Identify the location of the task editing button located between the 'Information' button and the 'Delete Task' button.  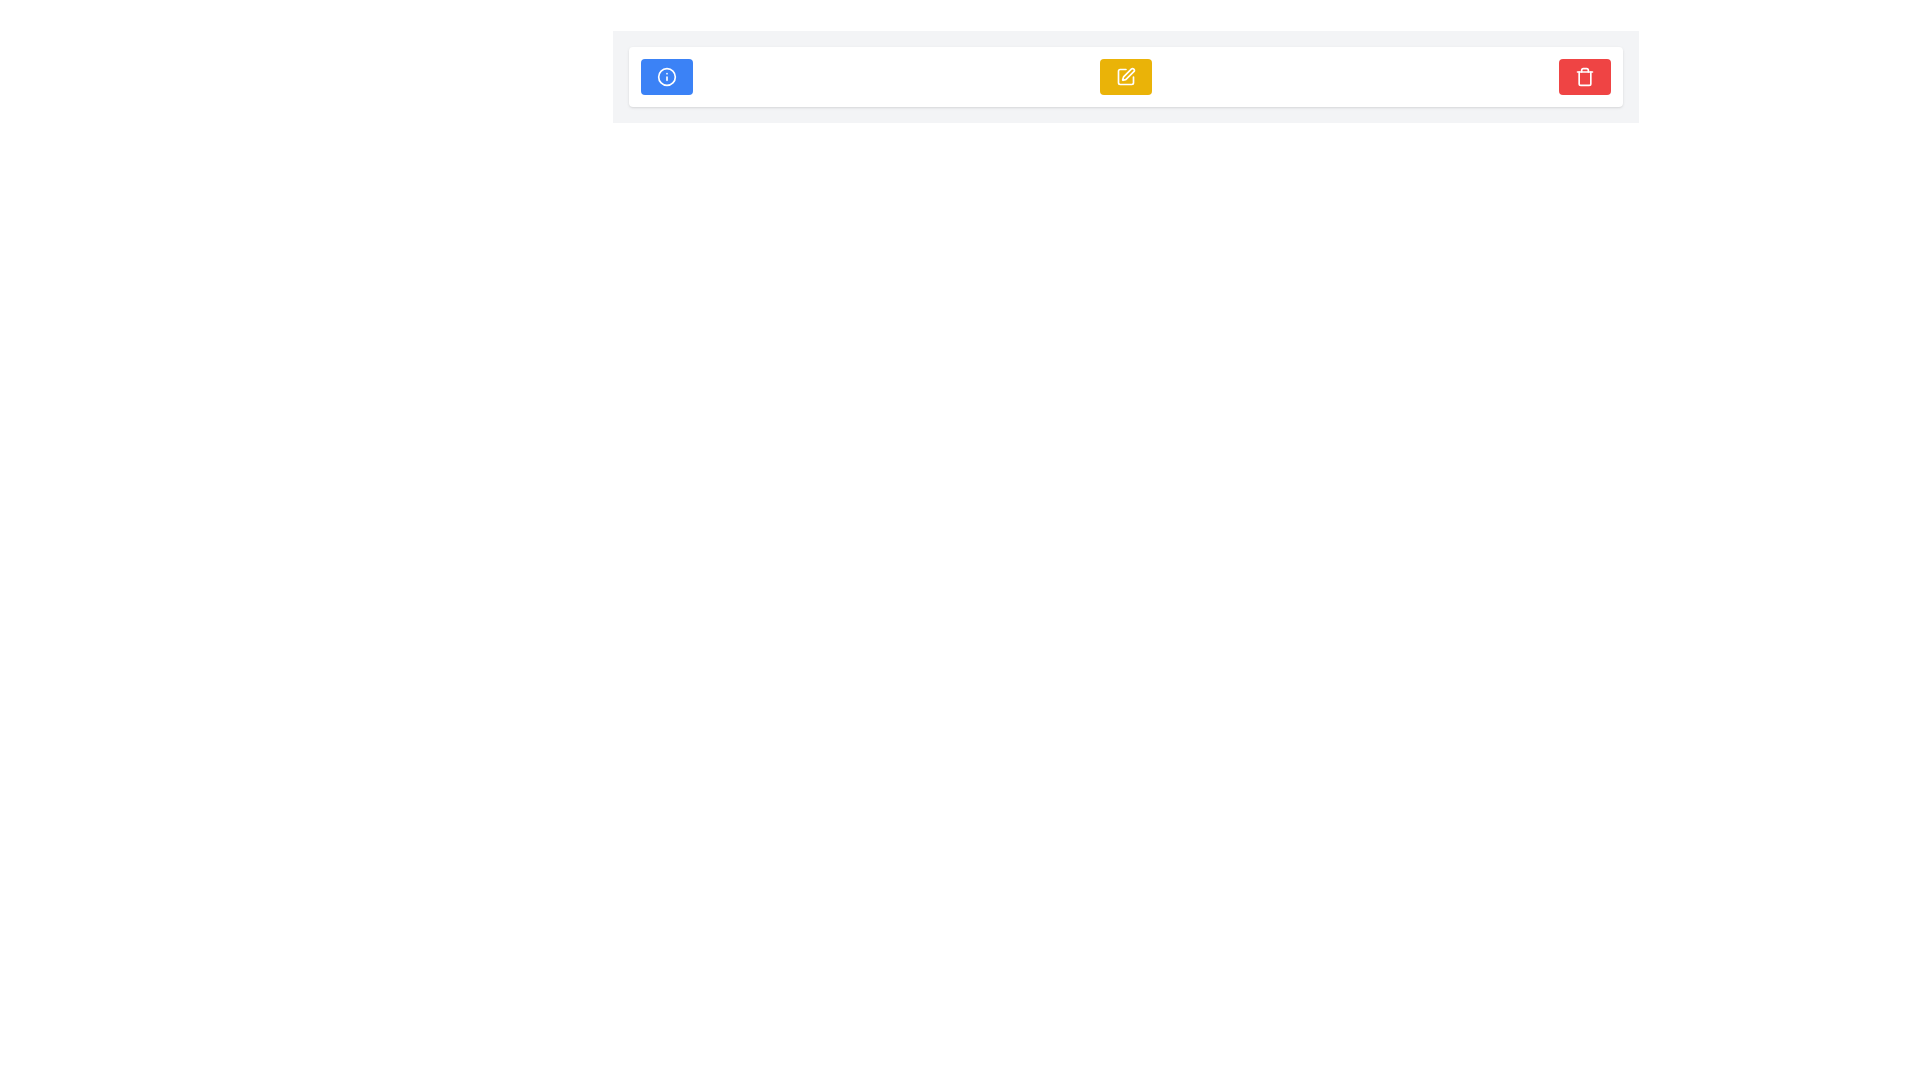
(1126, 76).